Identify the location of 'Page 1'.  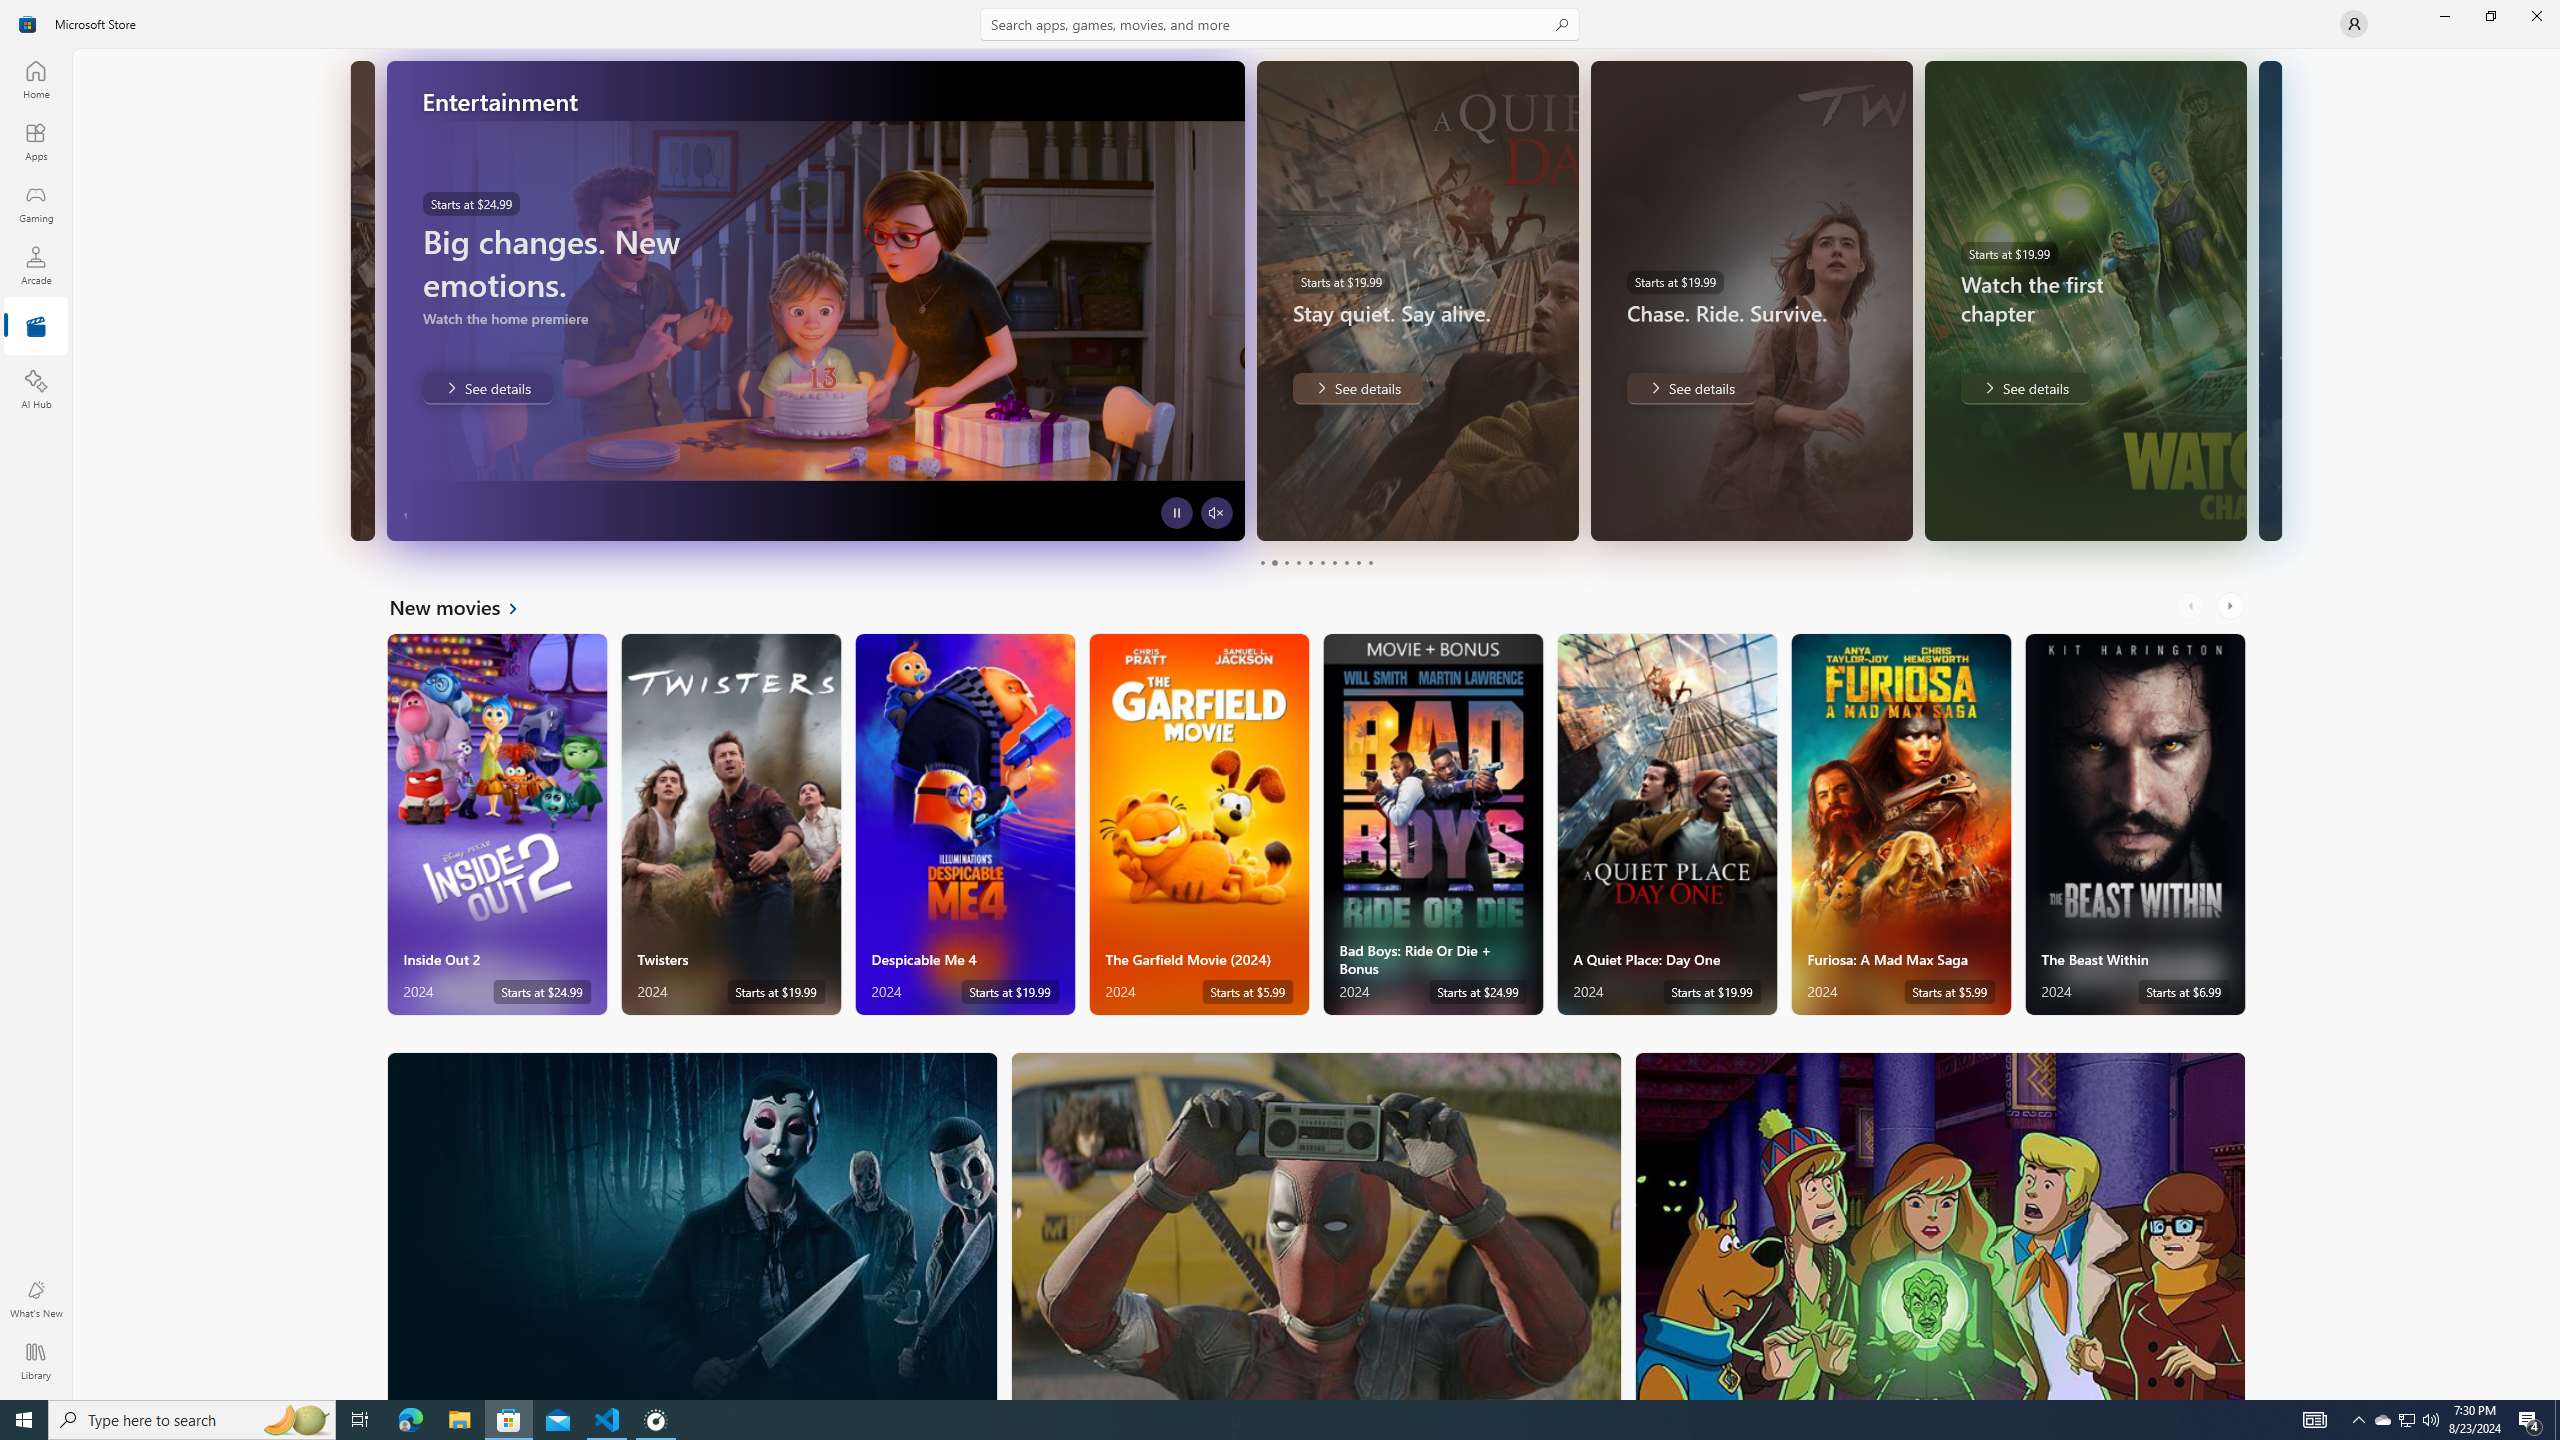
(1261, 562).